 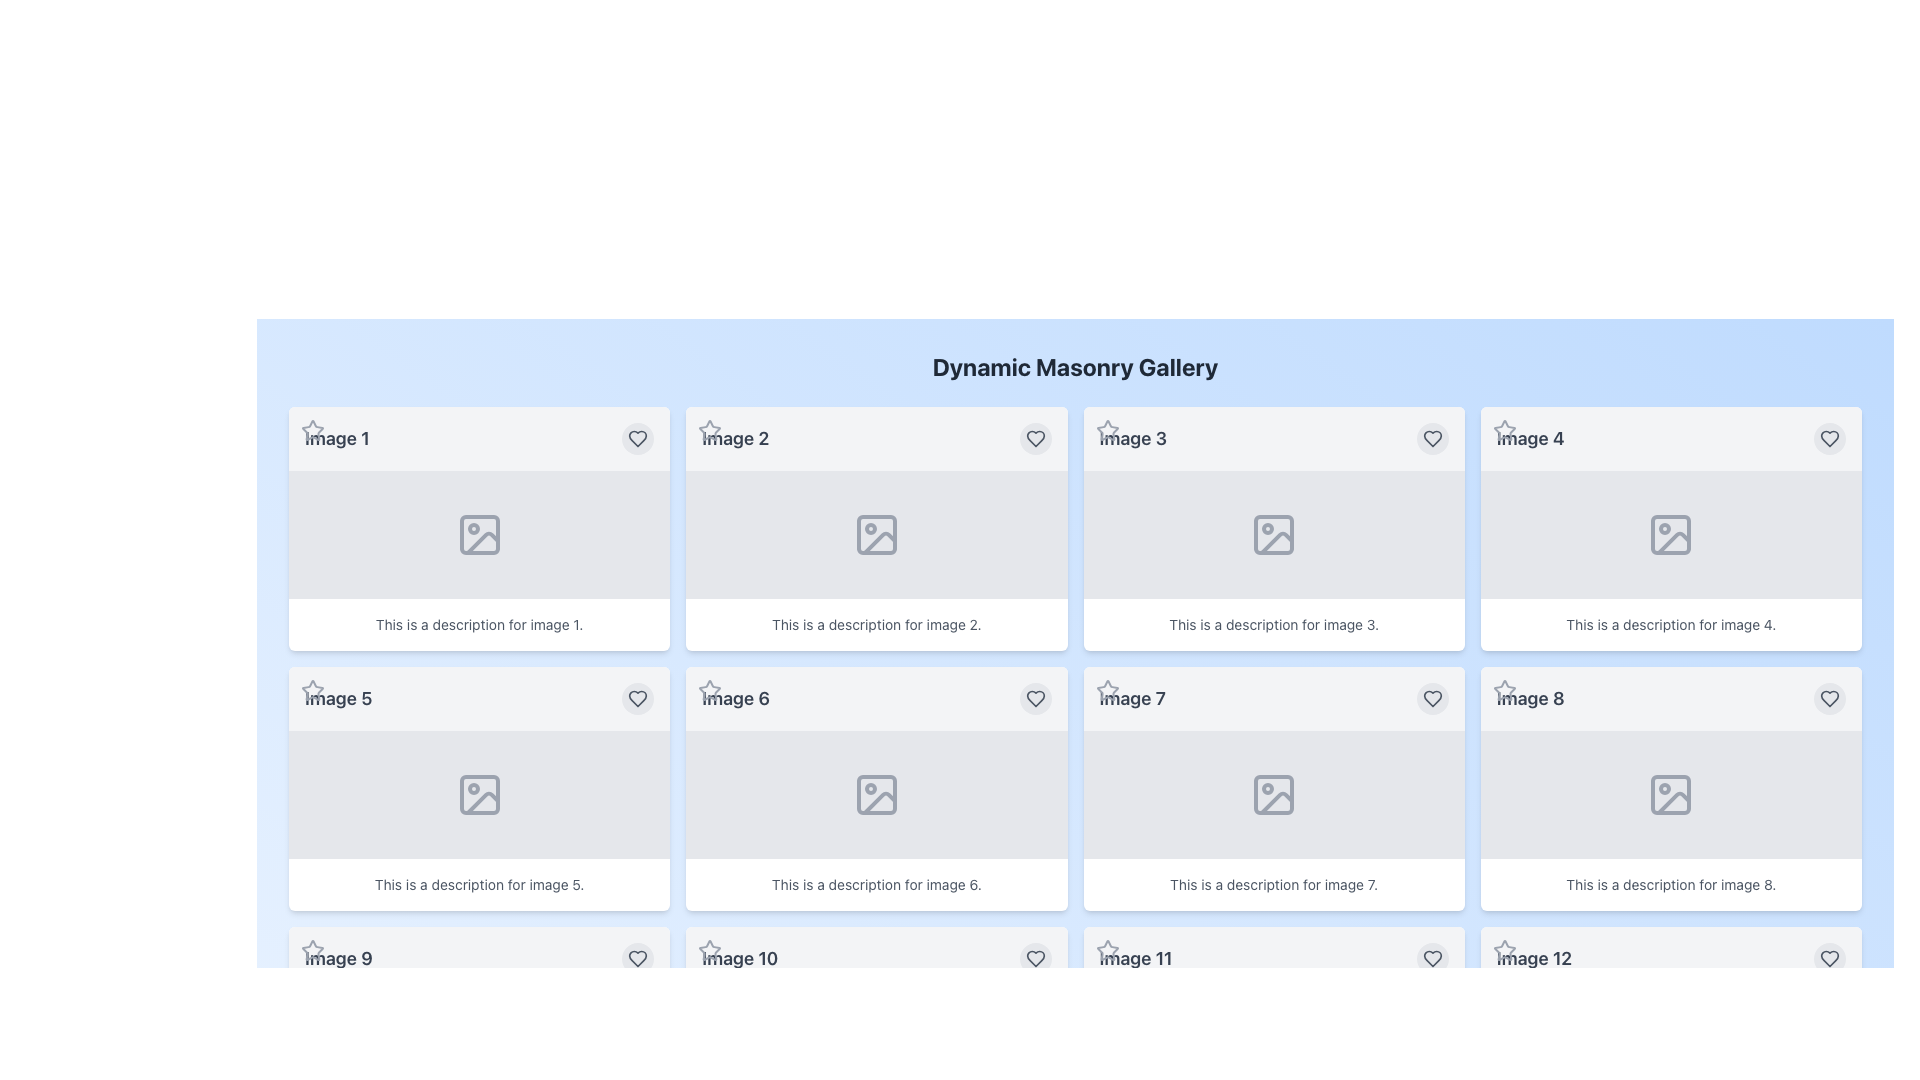 What do you see at coordinates (1273, 534) in the screenshot?
I see `the photo icon within the card labeled 'Image 3' in the dynamic masonry gallery layout, which is represented by a rectangle with a circular dot and a diagonal line suggesting a mountain or wave` at bounding box center [1273, 534].